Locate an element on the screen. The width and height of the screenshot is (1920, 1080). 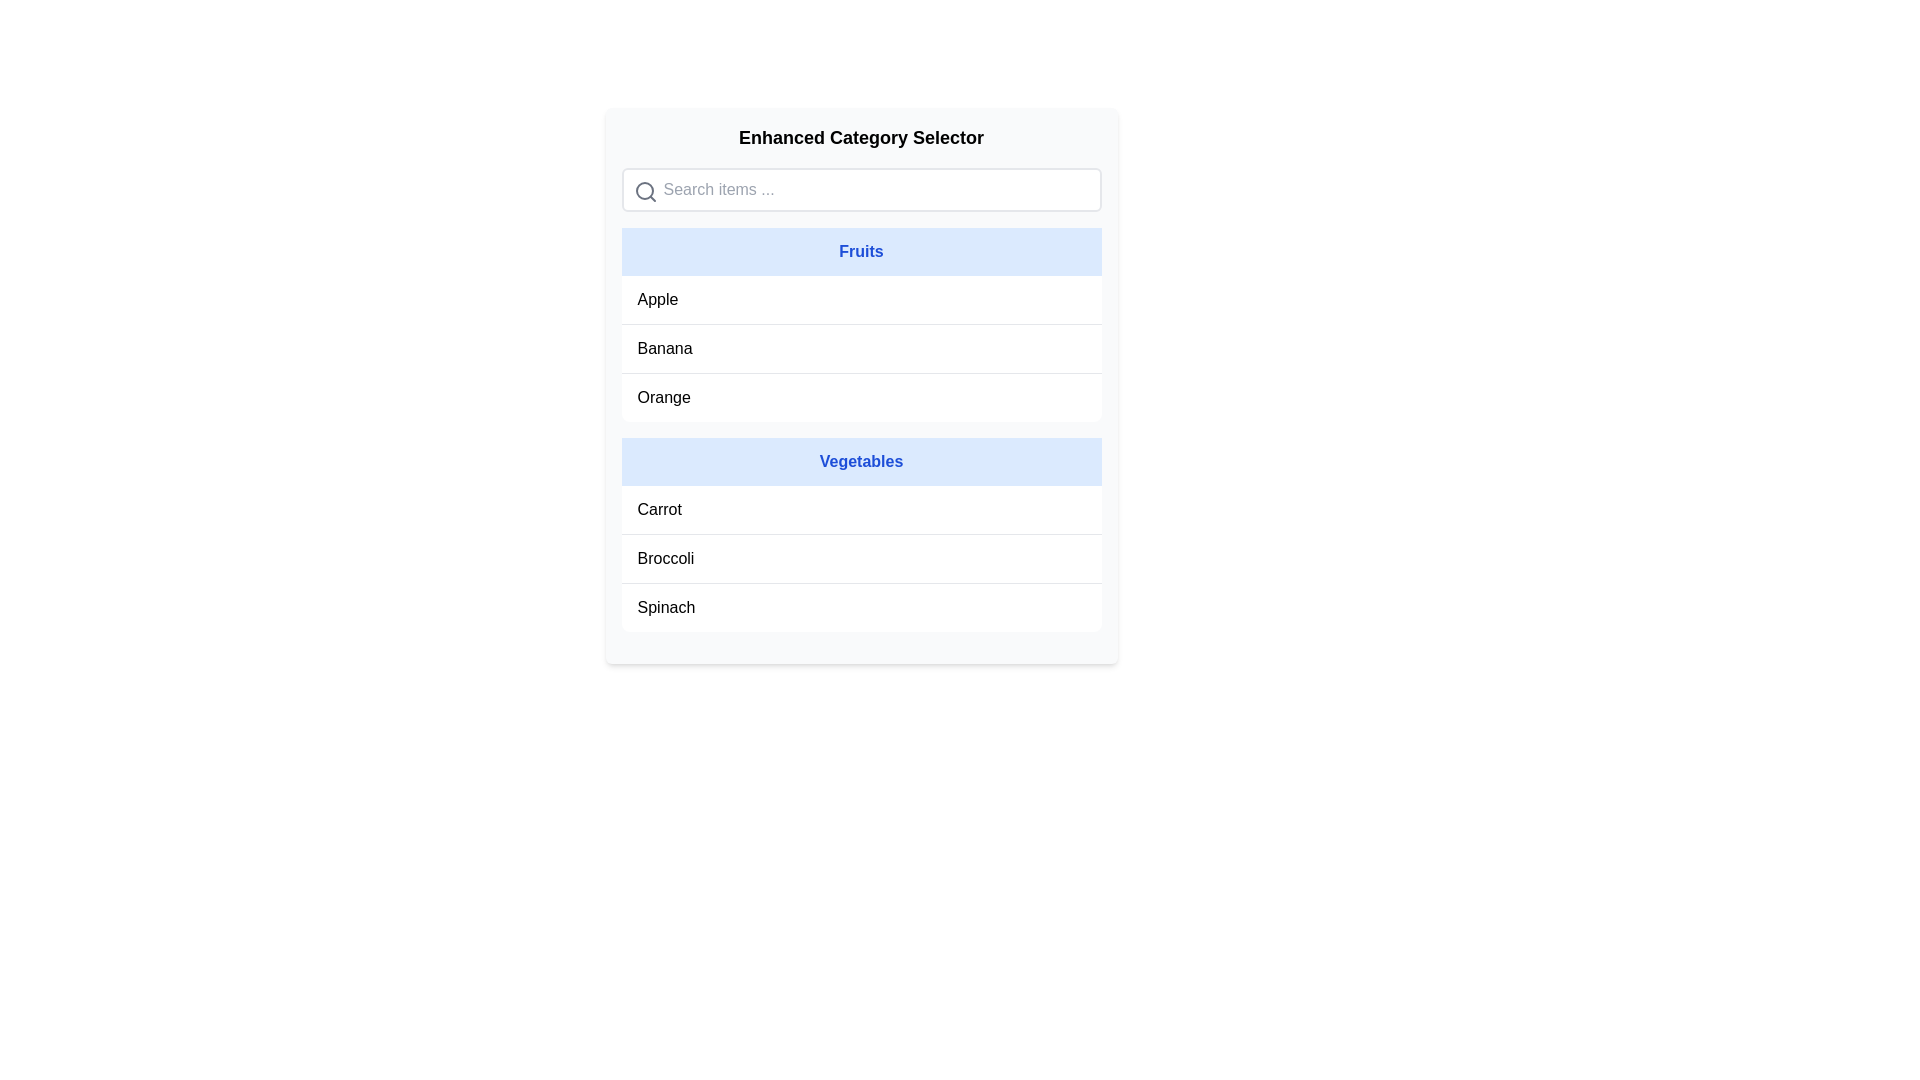
to select the third item in the 'Vegetables' section of the list, located beneath 'Broccoli' is located at coordinates (861, 607).